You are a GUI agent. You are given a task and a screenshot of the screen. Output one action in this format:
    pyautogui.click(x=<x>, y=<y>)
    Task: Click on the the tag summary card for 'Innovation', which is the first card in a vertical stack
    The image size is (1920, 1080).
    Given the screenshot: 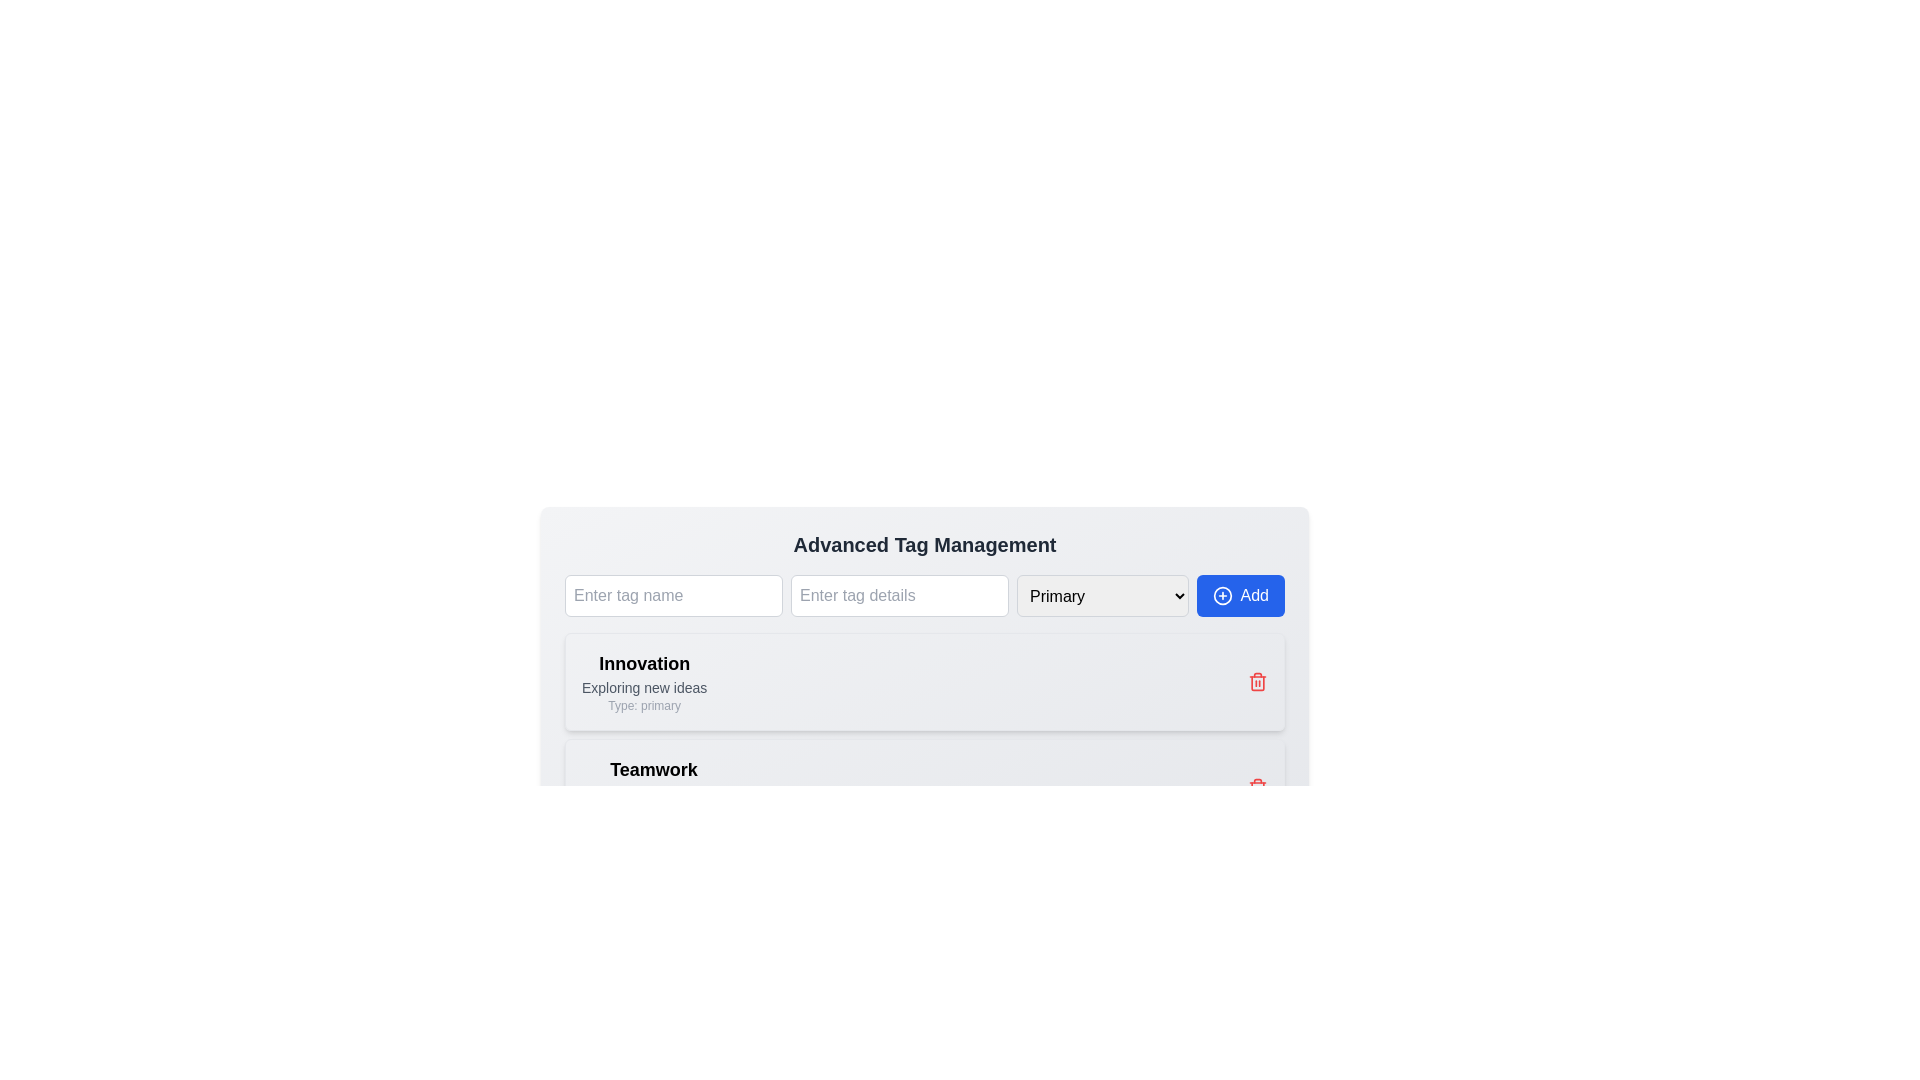 What is the action you would take?
    pyautogui.click(x=924, y=681)
    